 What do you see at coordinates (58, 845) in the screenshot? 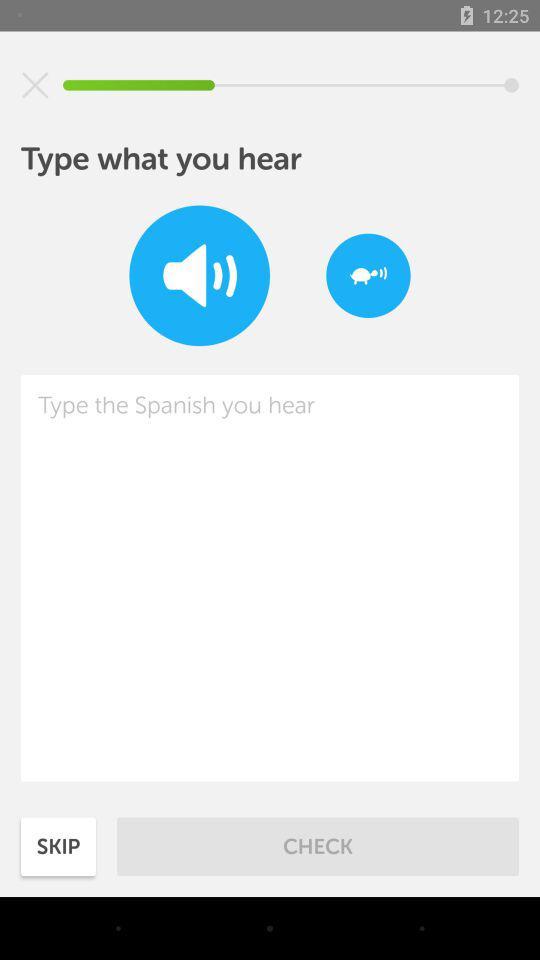
I see `the icon next to check` at bounding box center [58, 845].